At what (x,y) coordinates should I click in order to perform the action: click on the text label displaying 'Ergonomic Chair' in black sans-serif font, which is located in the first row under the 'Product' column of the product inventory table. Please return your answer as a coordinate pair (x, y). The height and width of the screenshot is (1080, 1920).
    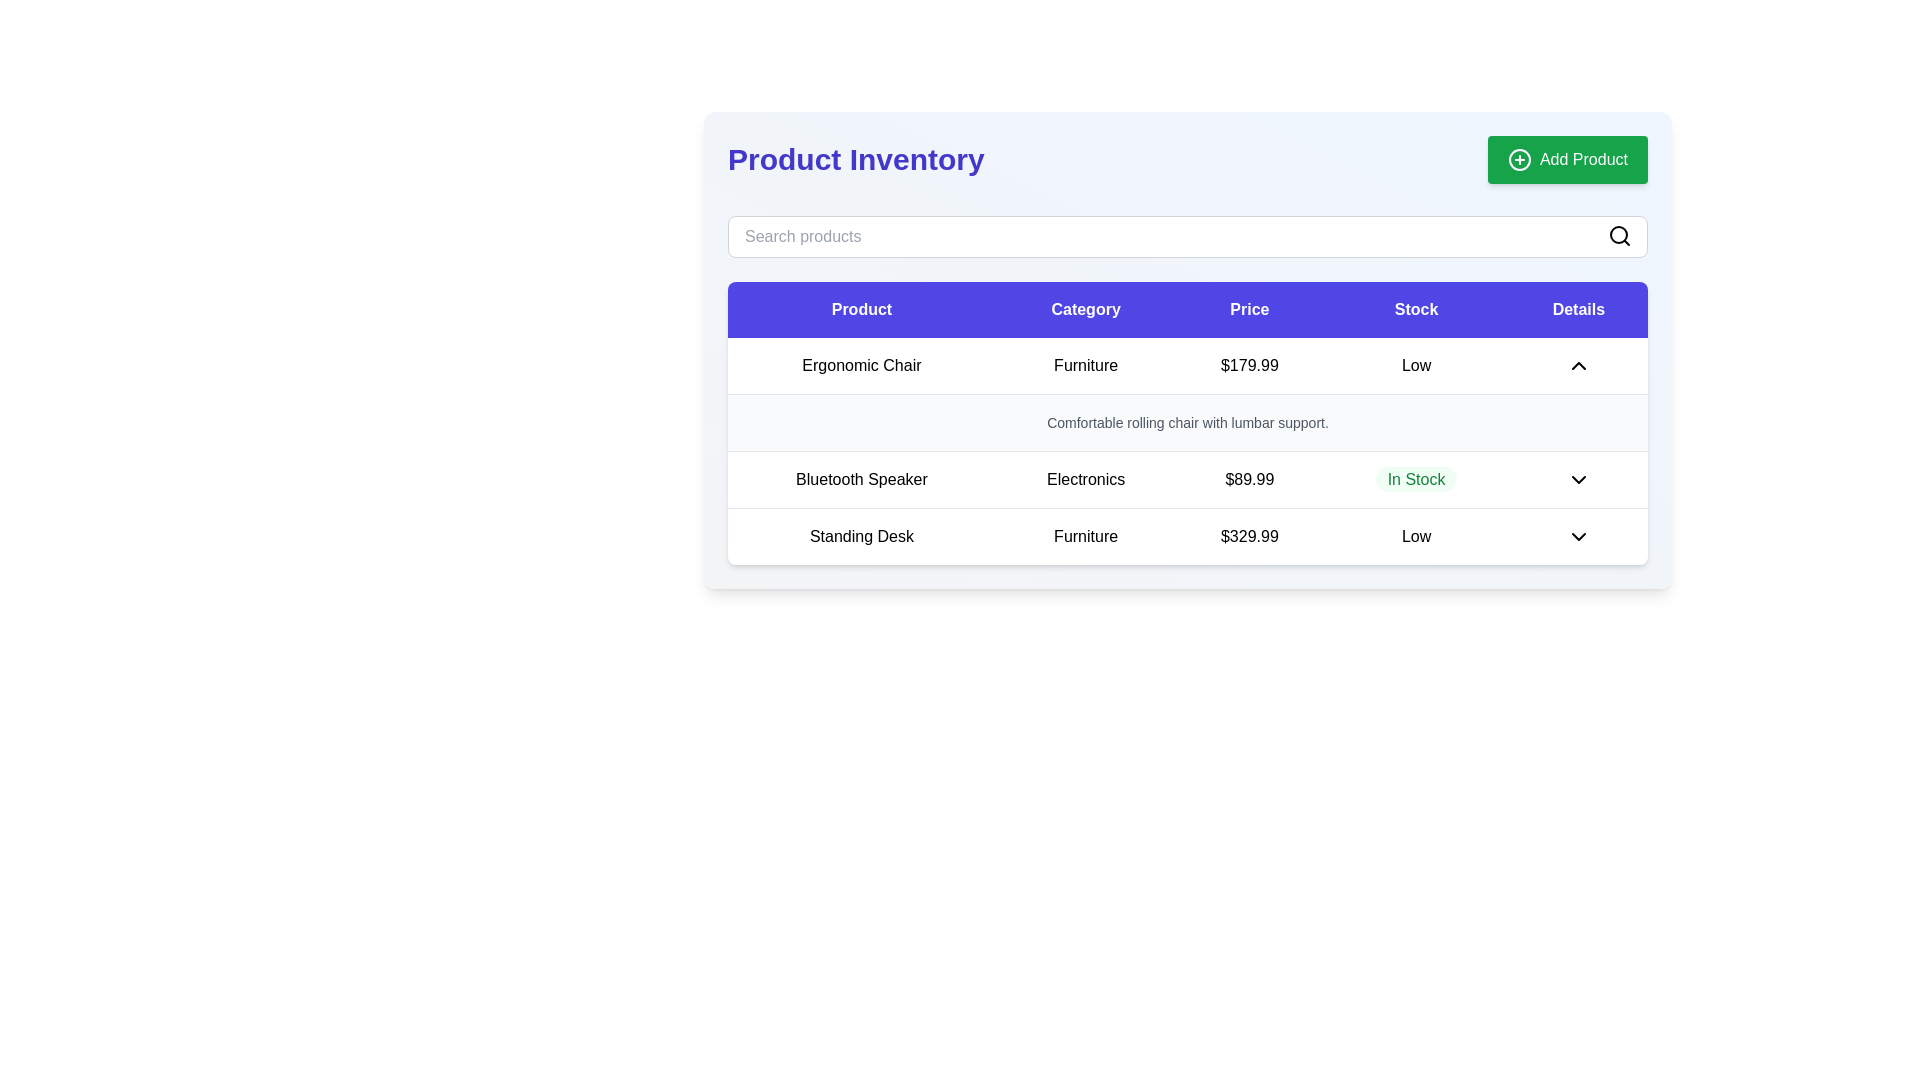
    Looking at the image, I should click on (861, 366).